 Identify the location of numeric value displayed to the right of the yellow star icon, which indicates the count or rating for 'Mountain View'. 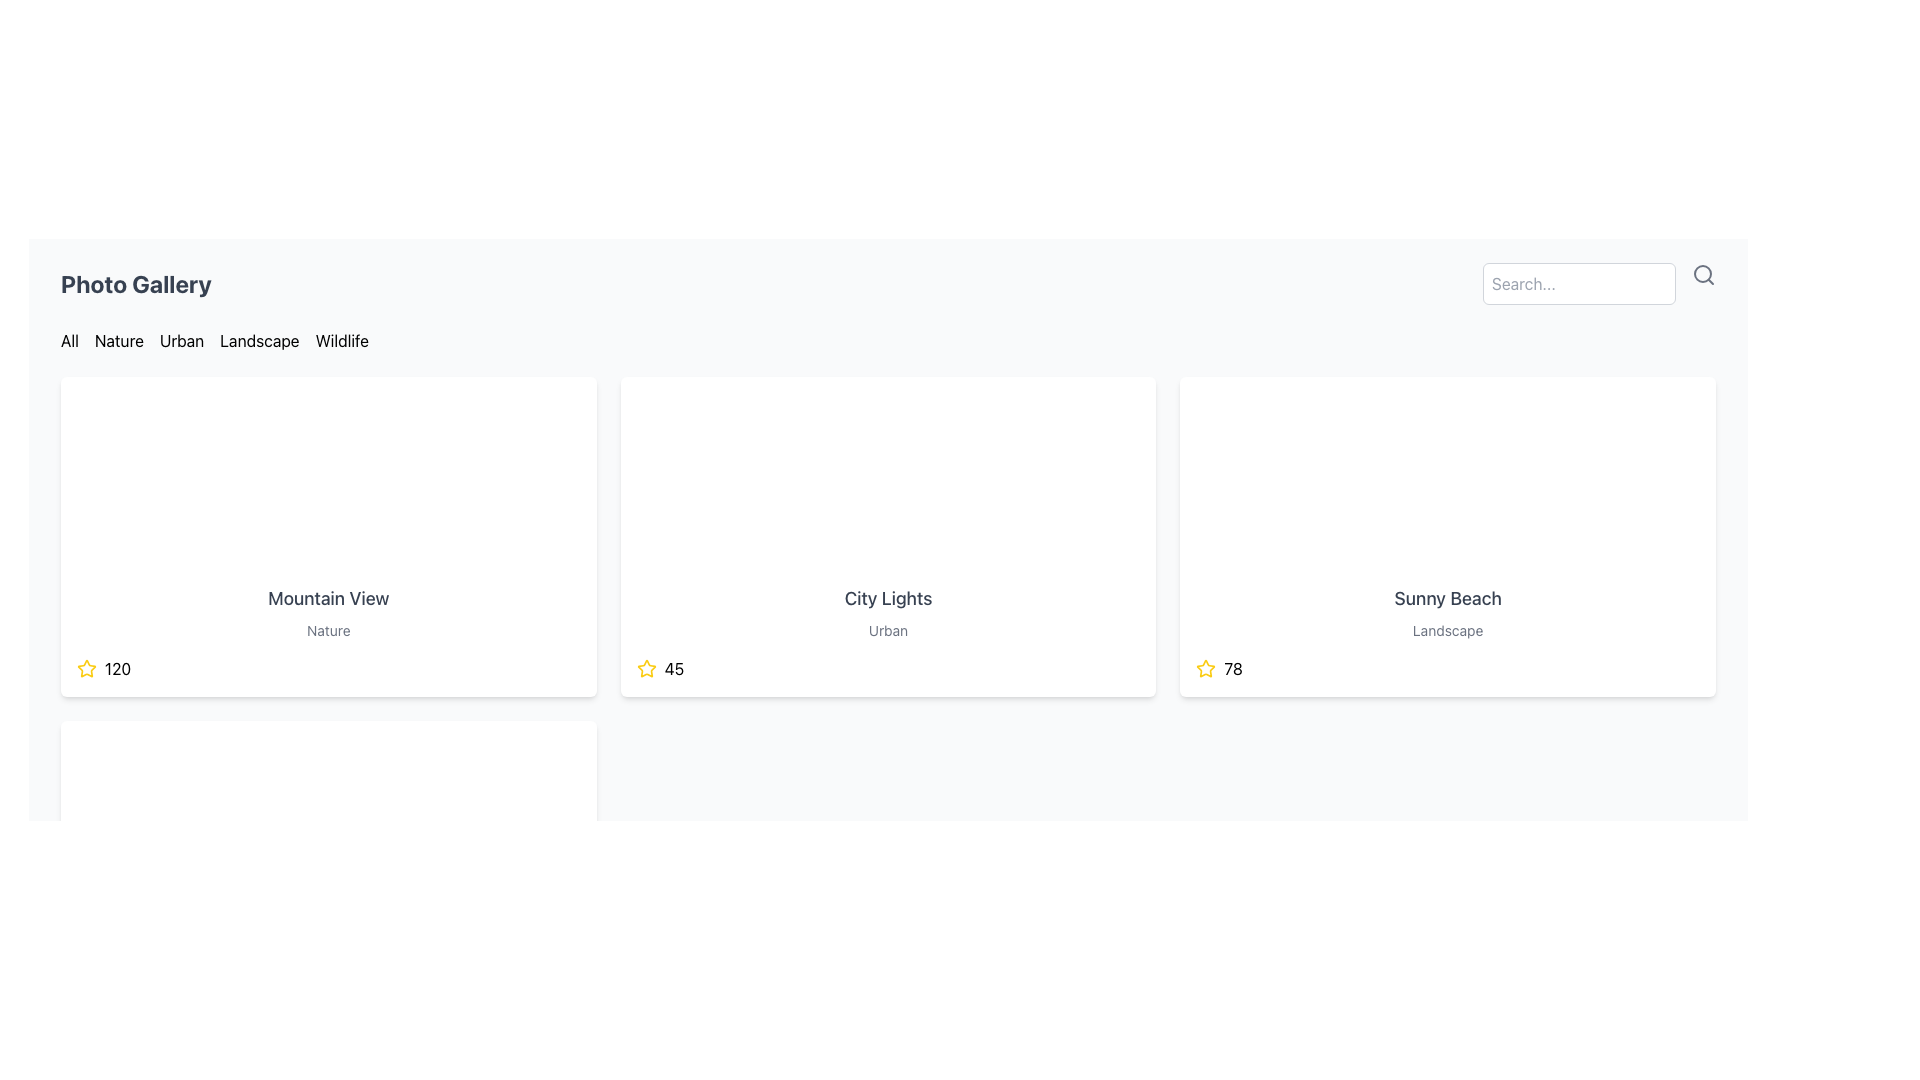
(117, 668).